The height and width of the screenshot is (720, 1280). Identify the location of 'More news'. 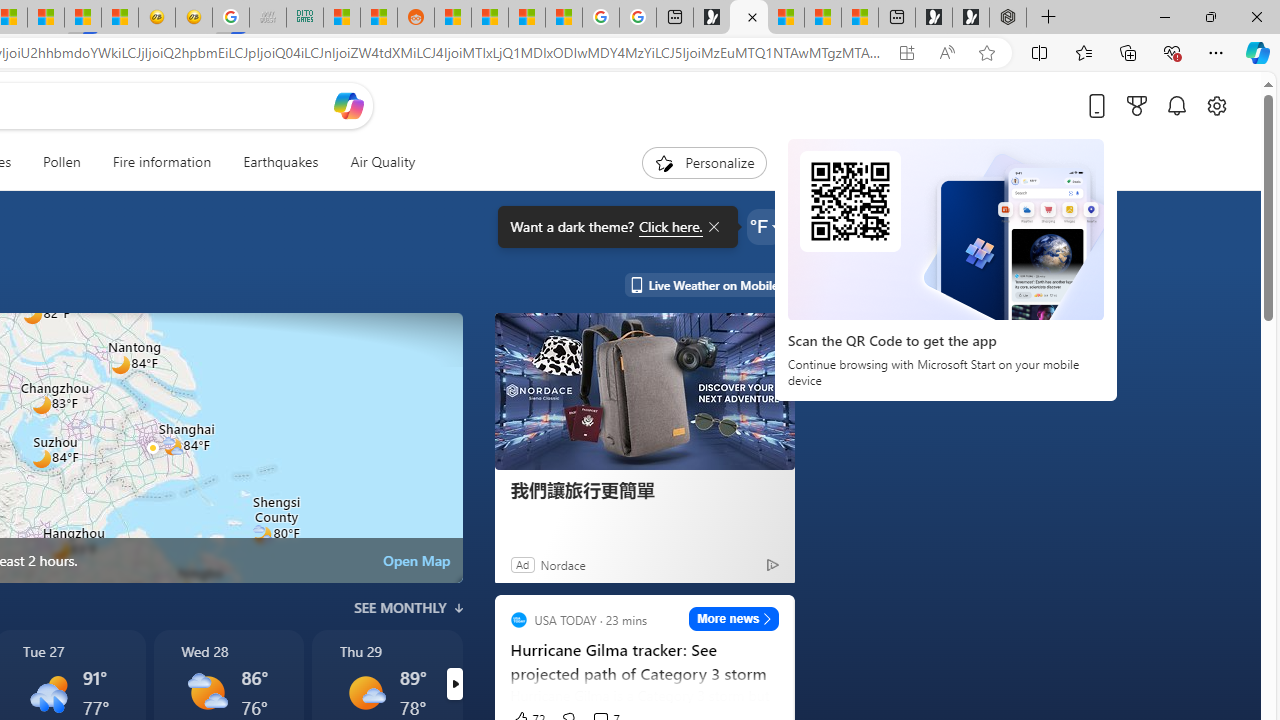
(733, 617).